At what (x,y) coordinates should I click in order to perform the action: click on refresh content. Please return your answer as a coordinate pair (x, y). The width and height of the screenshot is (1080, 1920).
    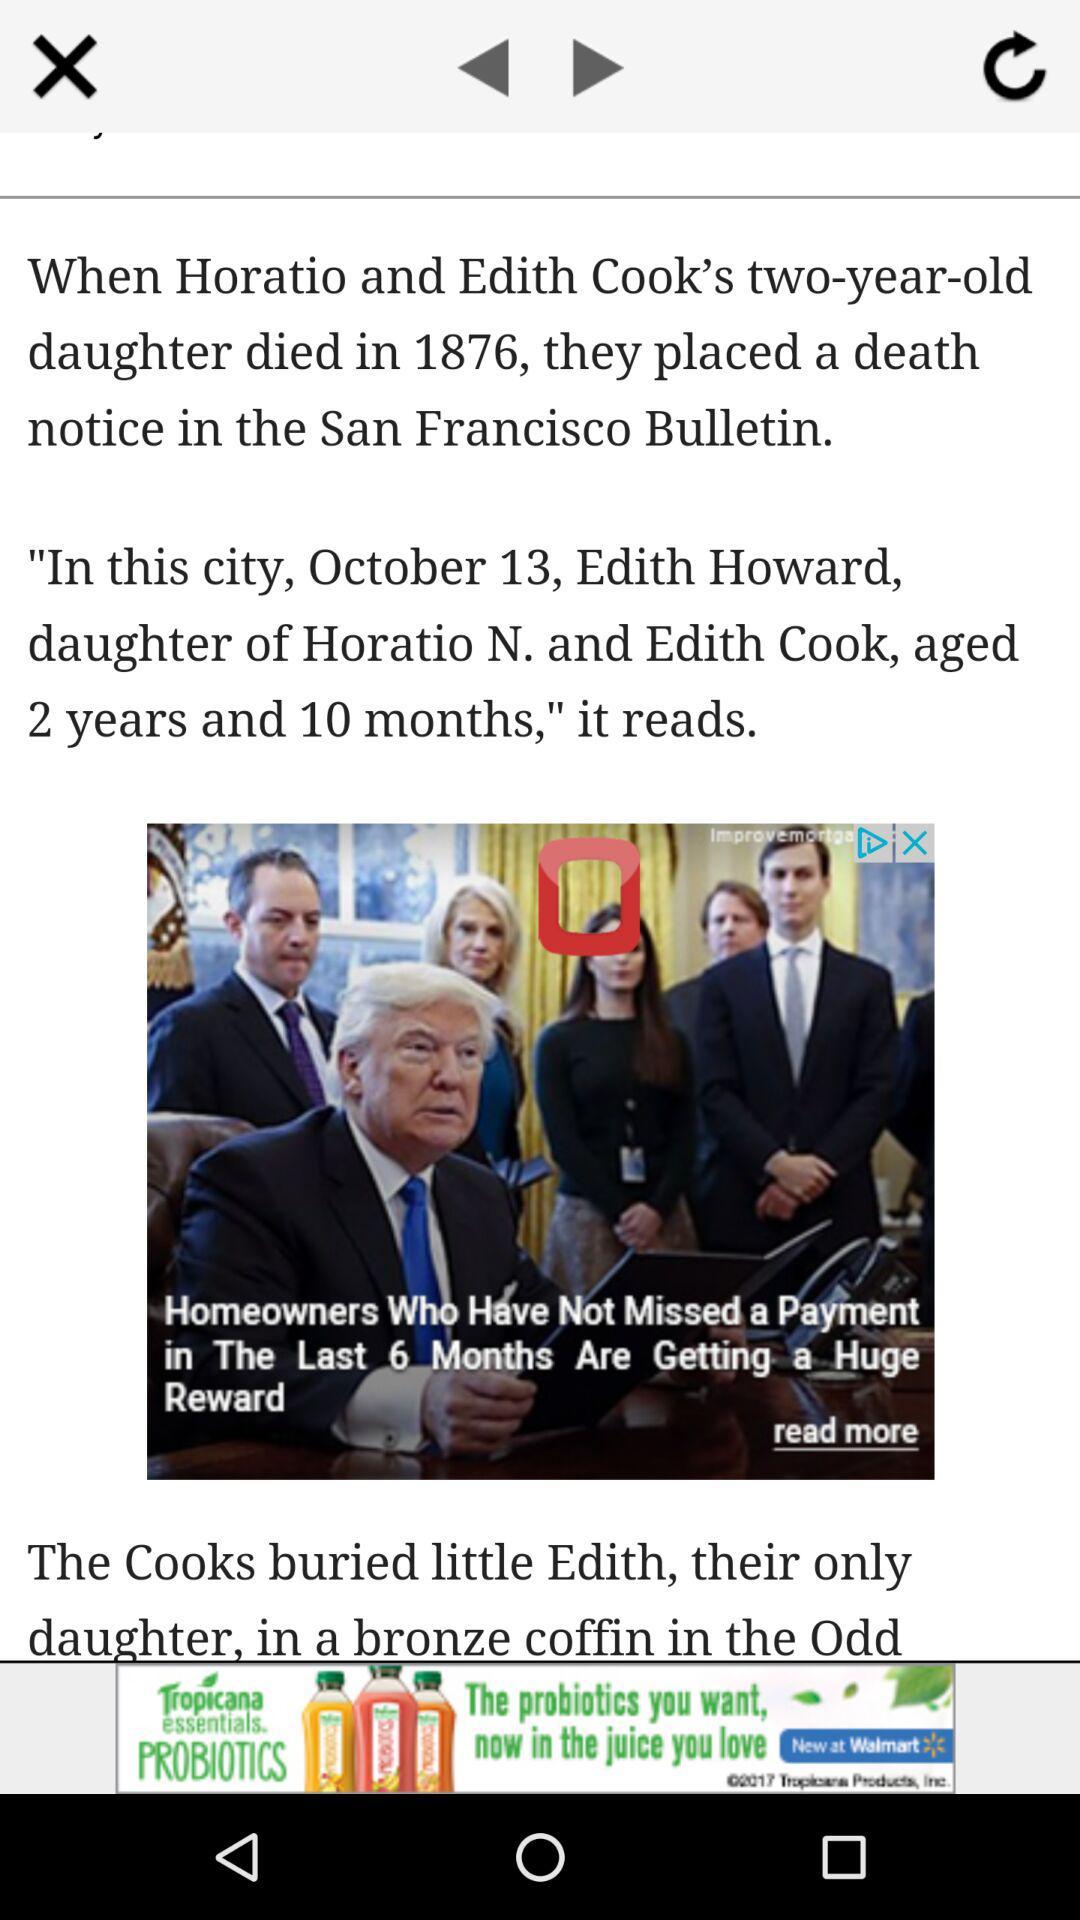
    Looking at the image, I should click on (1015, 66).